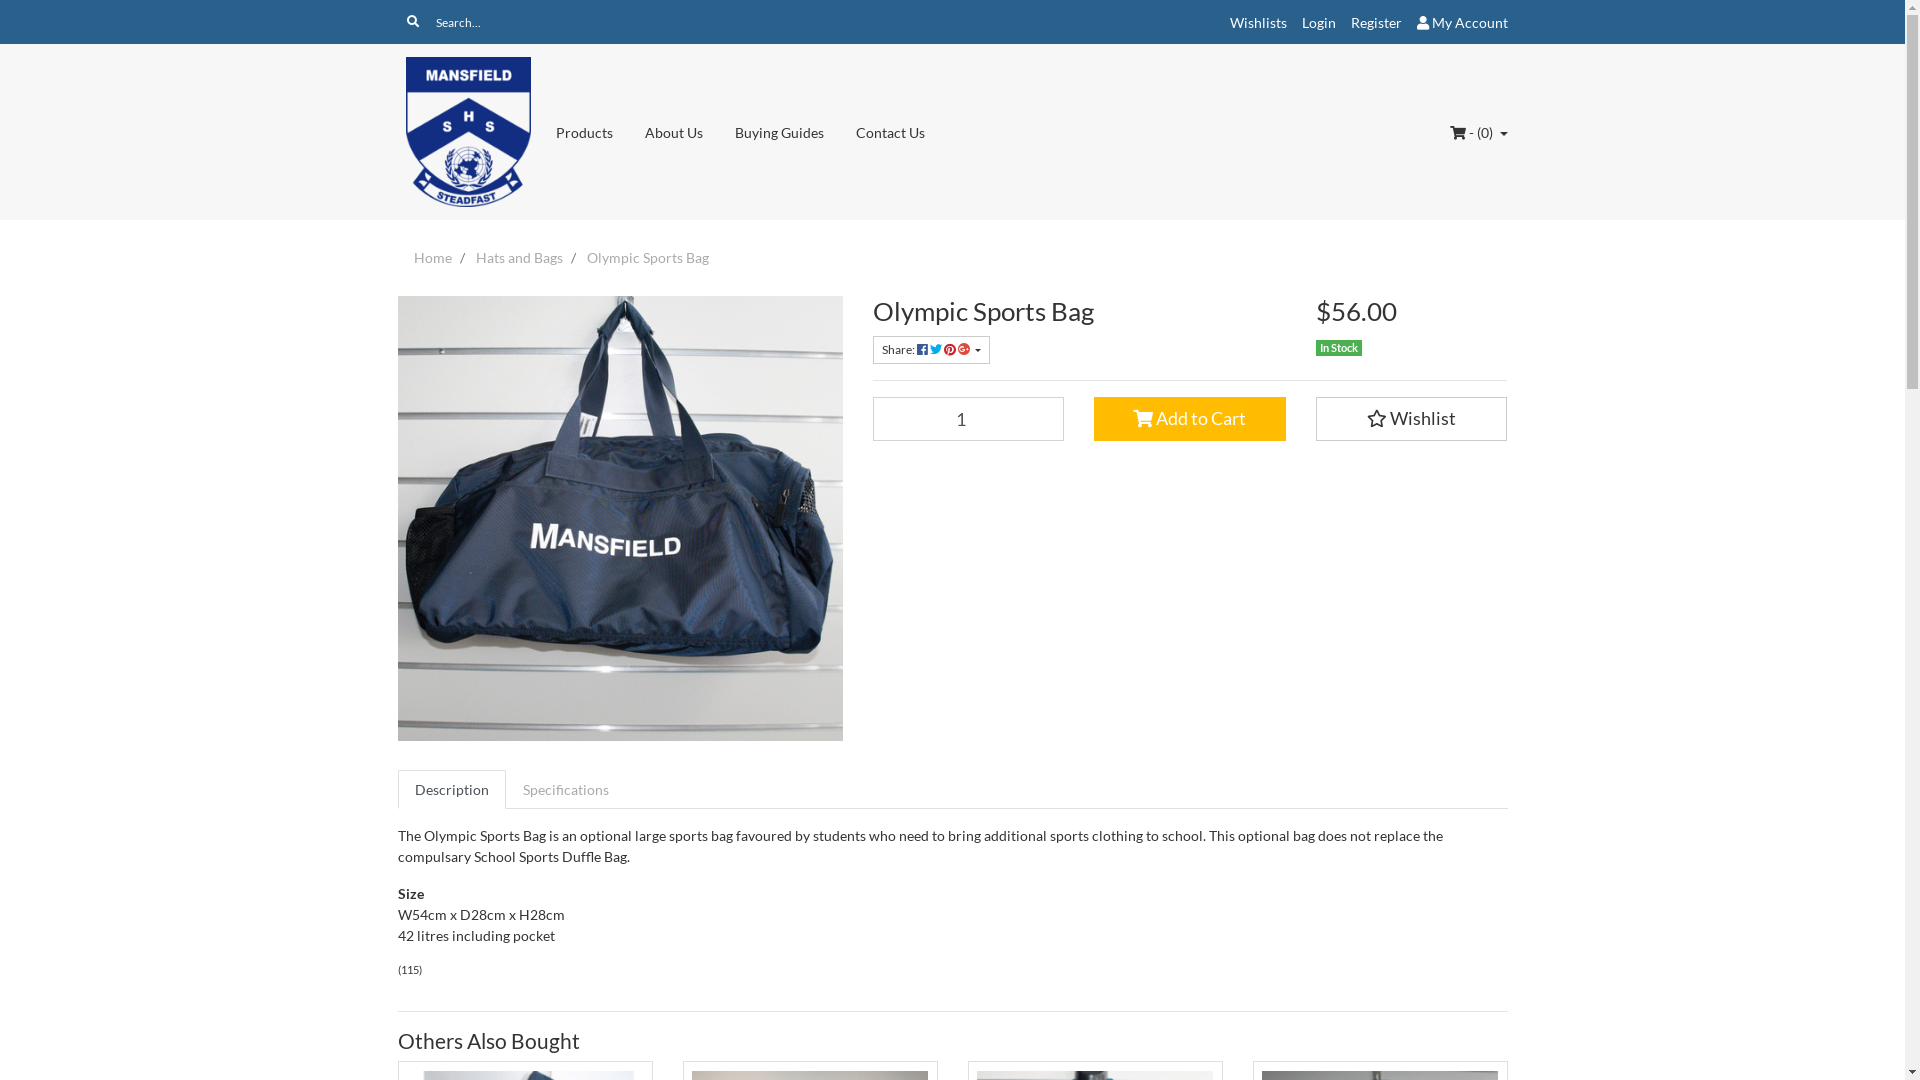  Describe the element at coordinates (1374, 22) in the screenshot. I see `'Register'` at that location.